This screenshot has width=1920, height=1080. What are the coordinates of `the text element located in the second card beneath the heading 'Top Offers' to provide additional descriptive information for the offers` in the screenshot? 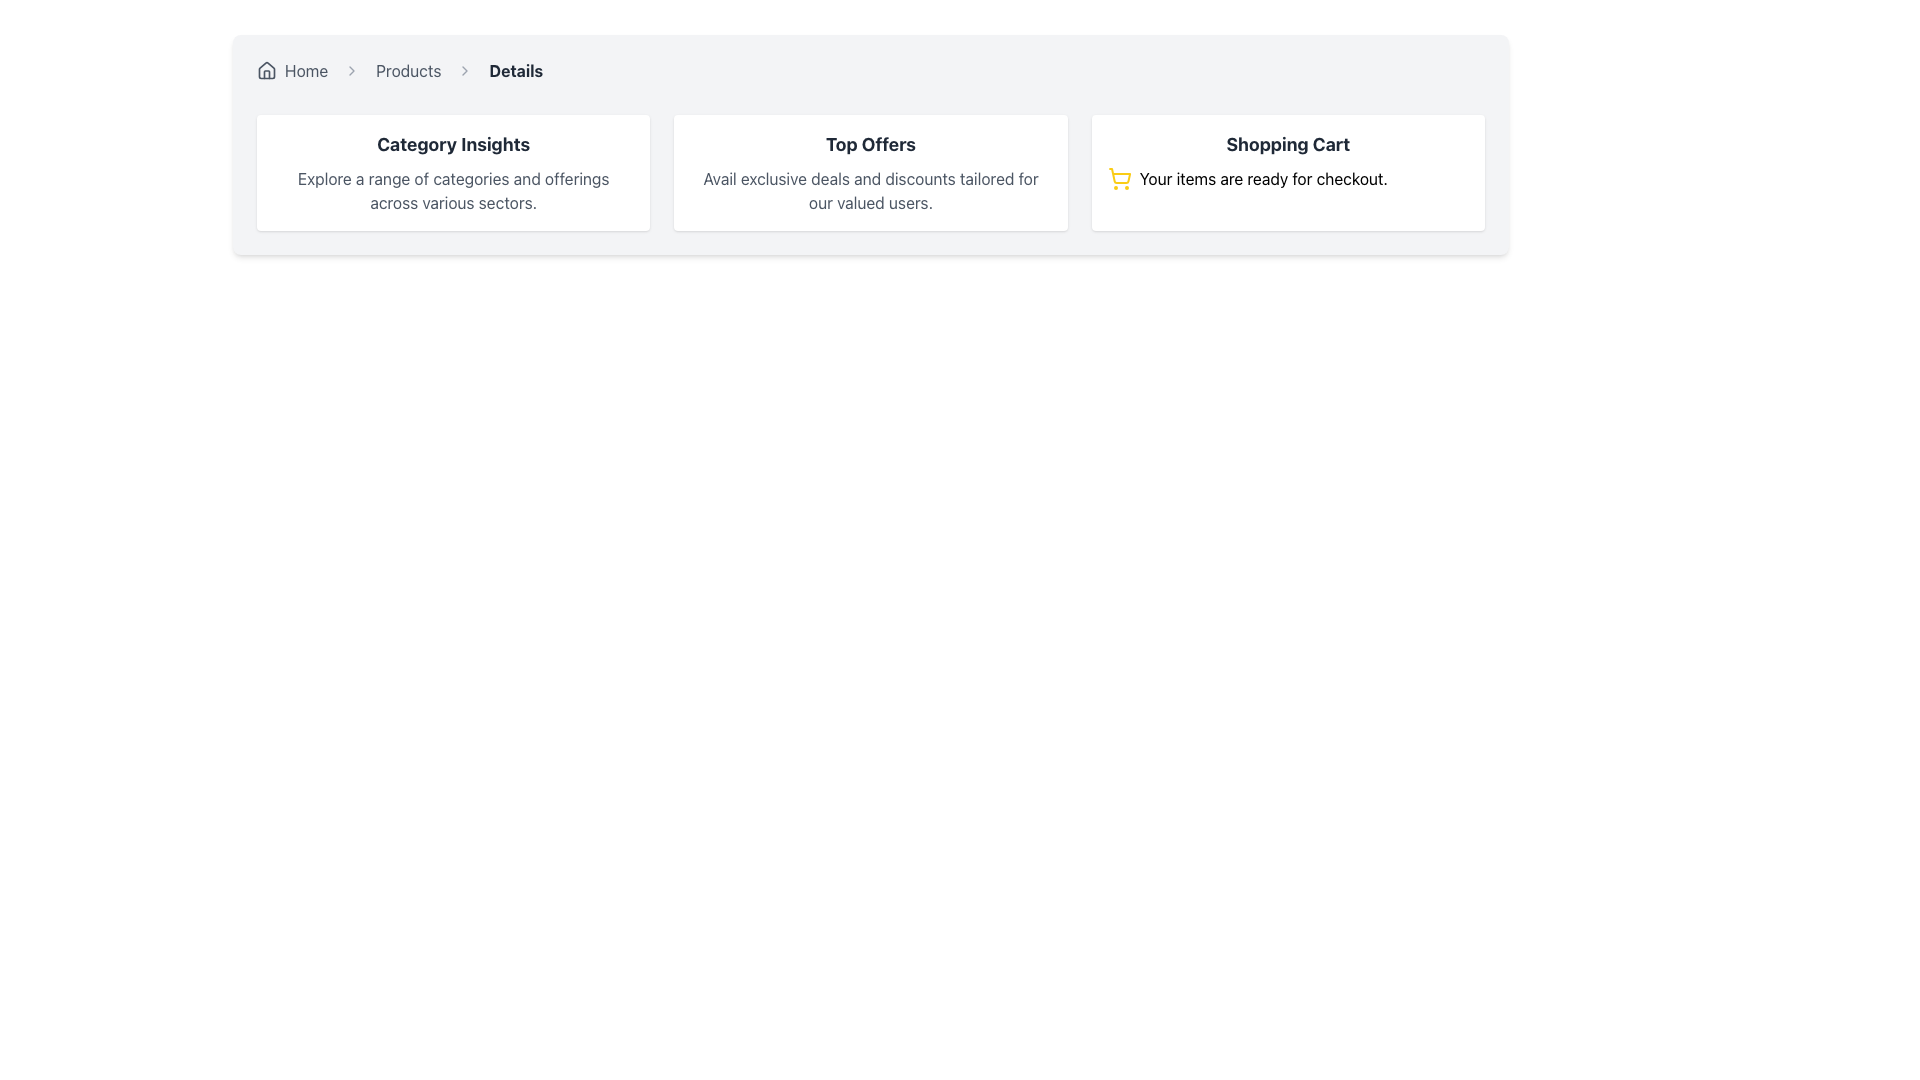 It's located at (870, 191).